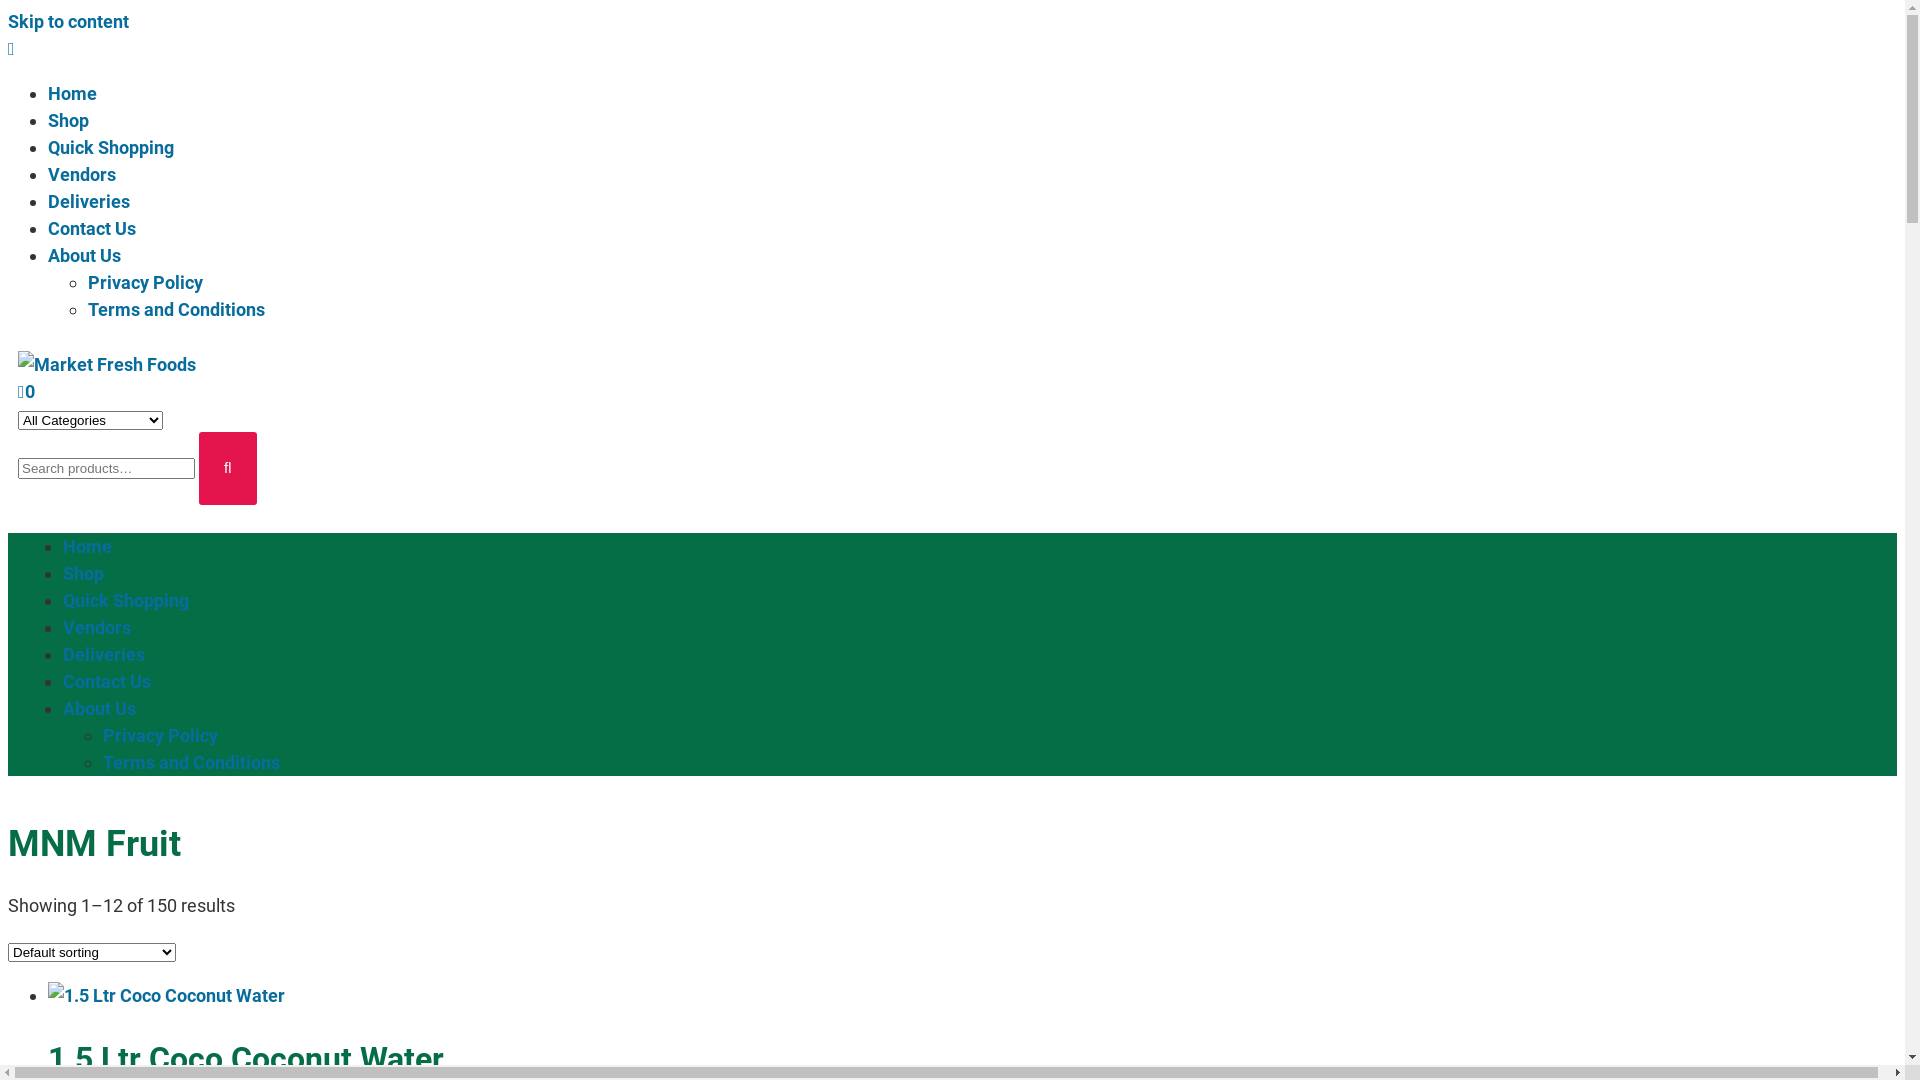  I want to click on 'Skip to content', so click(8, 21).